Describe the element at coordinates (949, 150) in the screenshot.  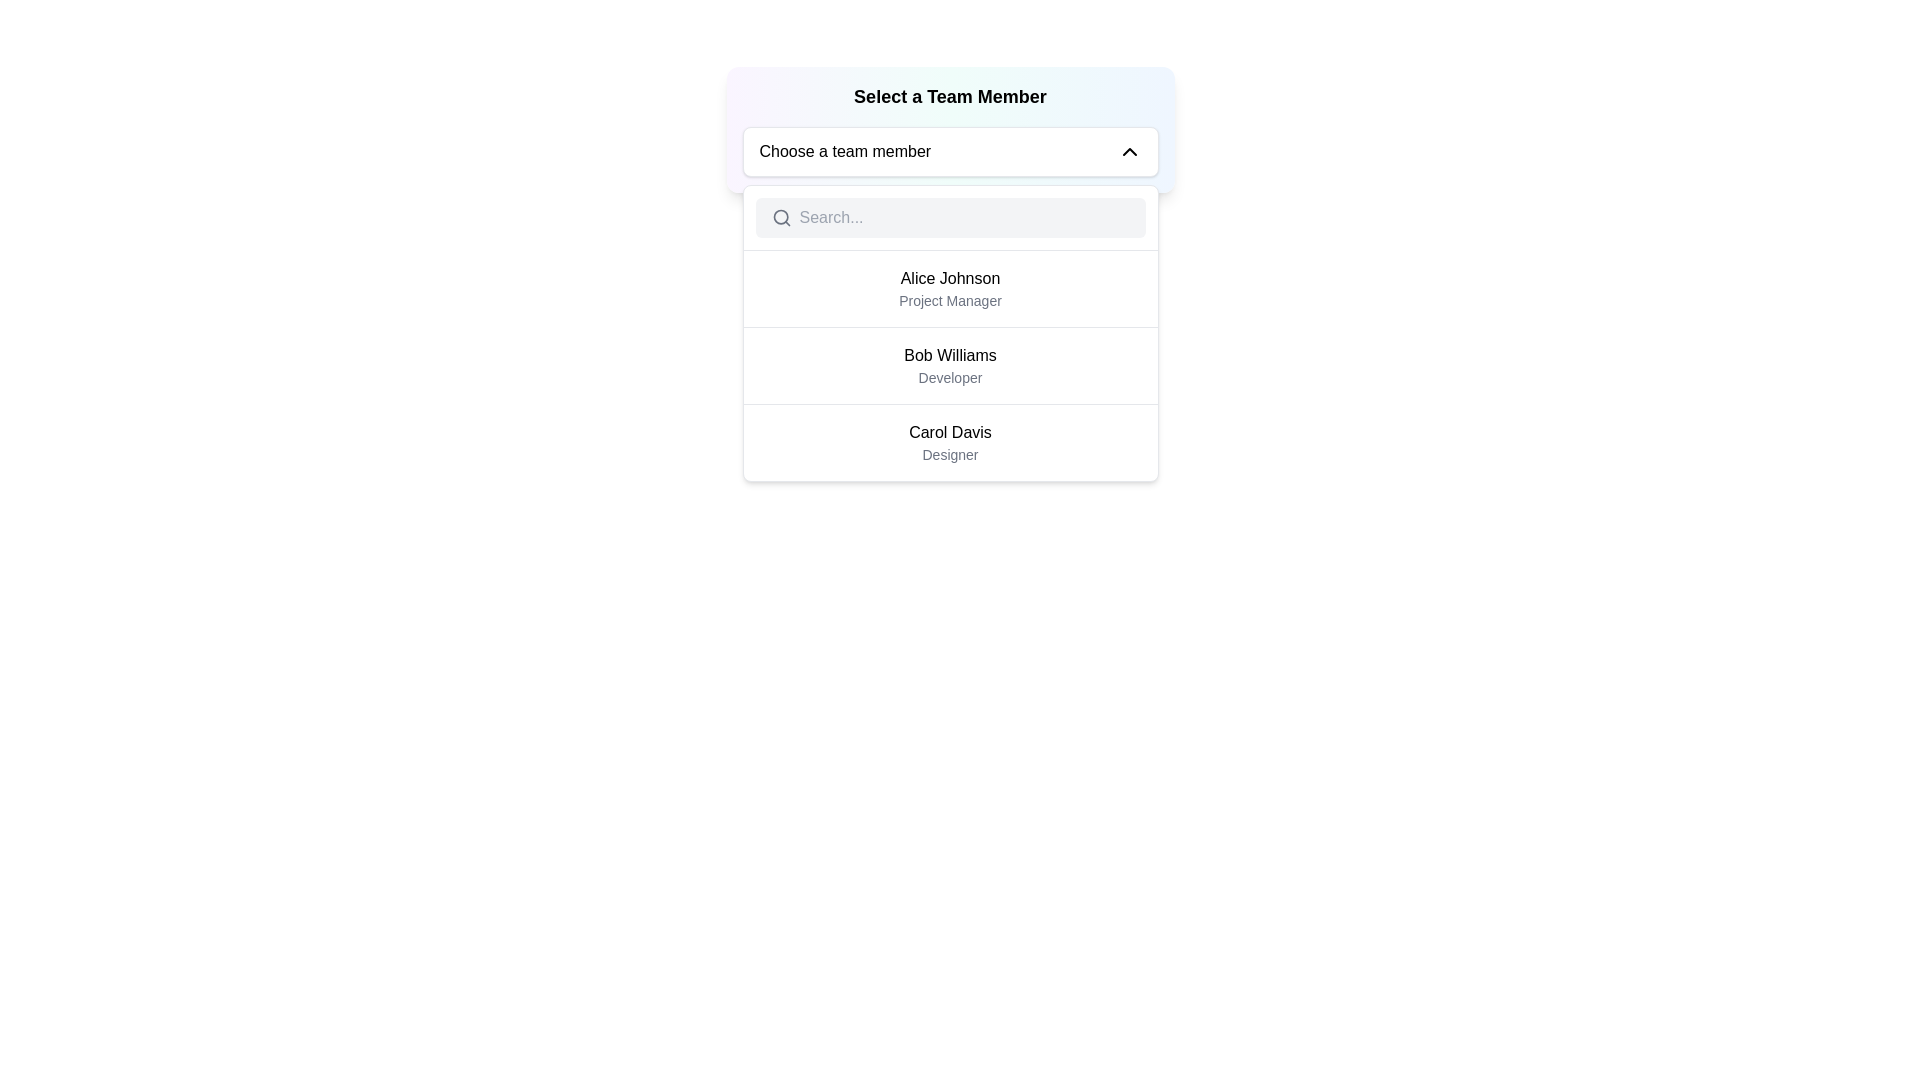
I see `the dropdown input field labeled 'Choose a team member'` at that location.